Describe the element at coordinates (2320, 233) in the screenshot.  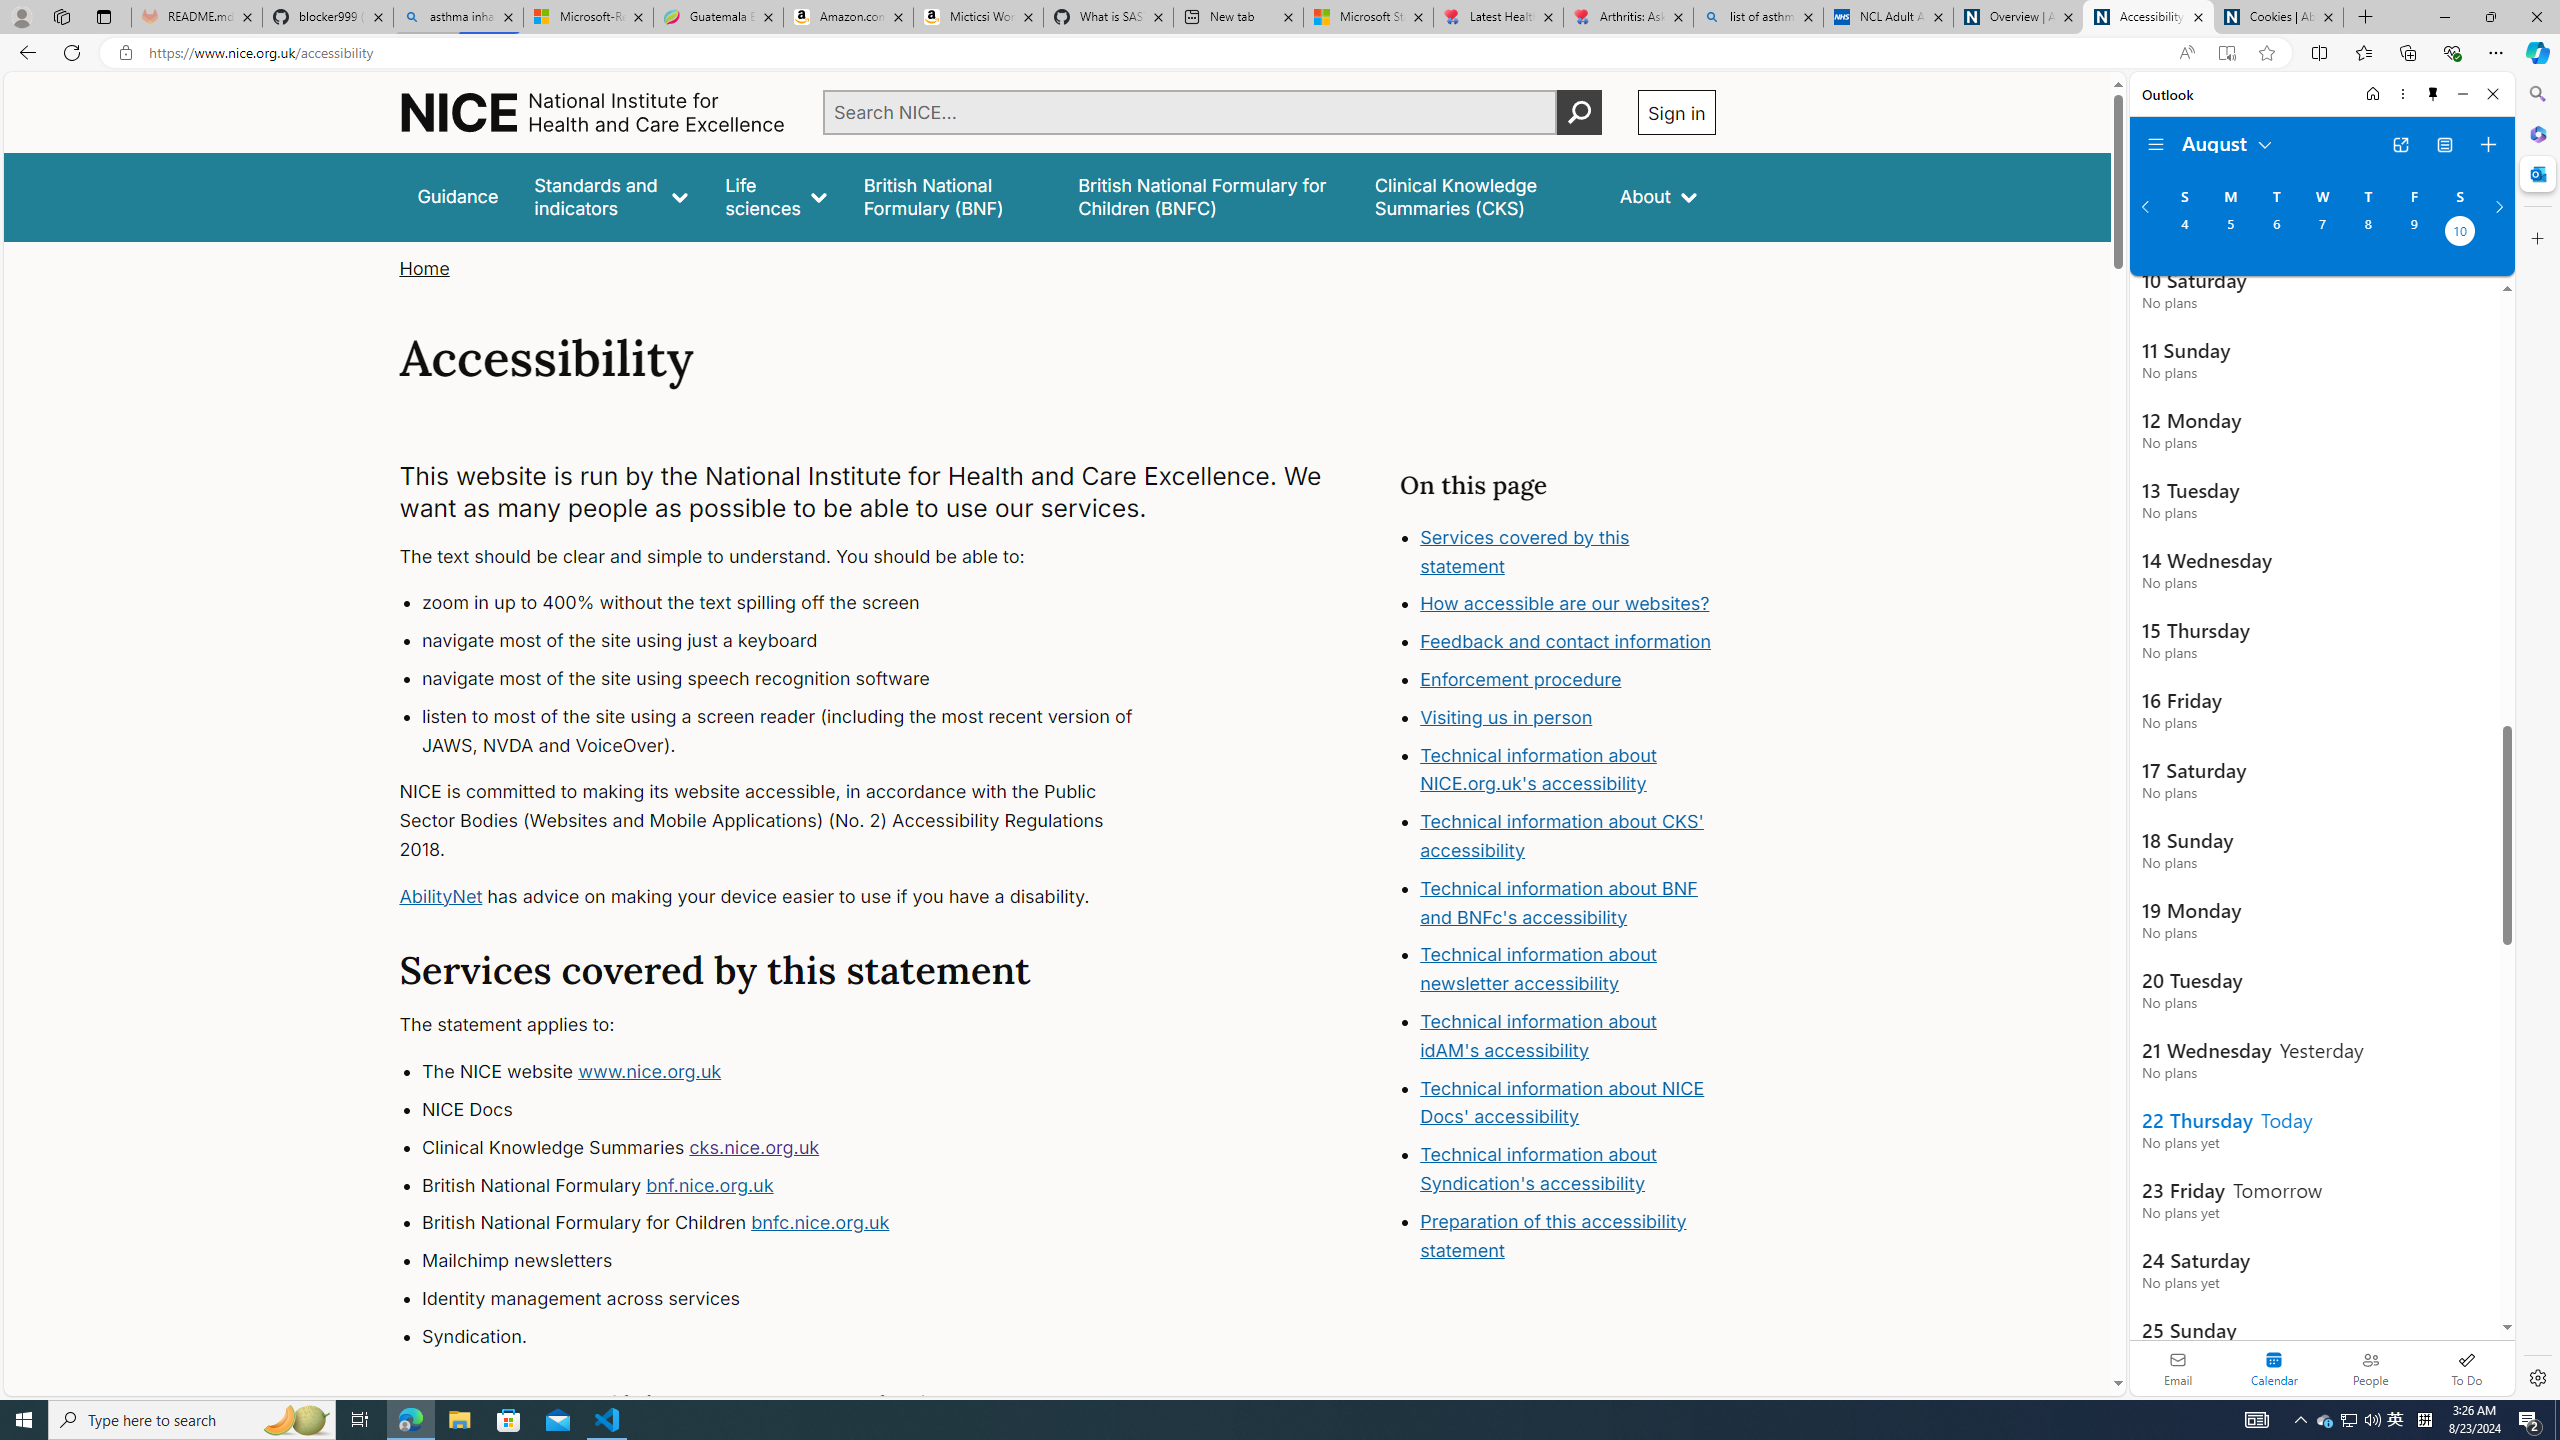
I see `'Wednesday, August 7, 2024. '` at that location.